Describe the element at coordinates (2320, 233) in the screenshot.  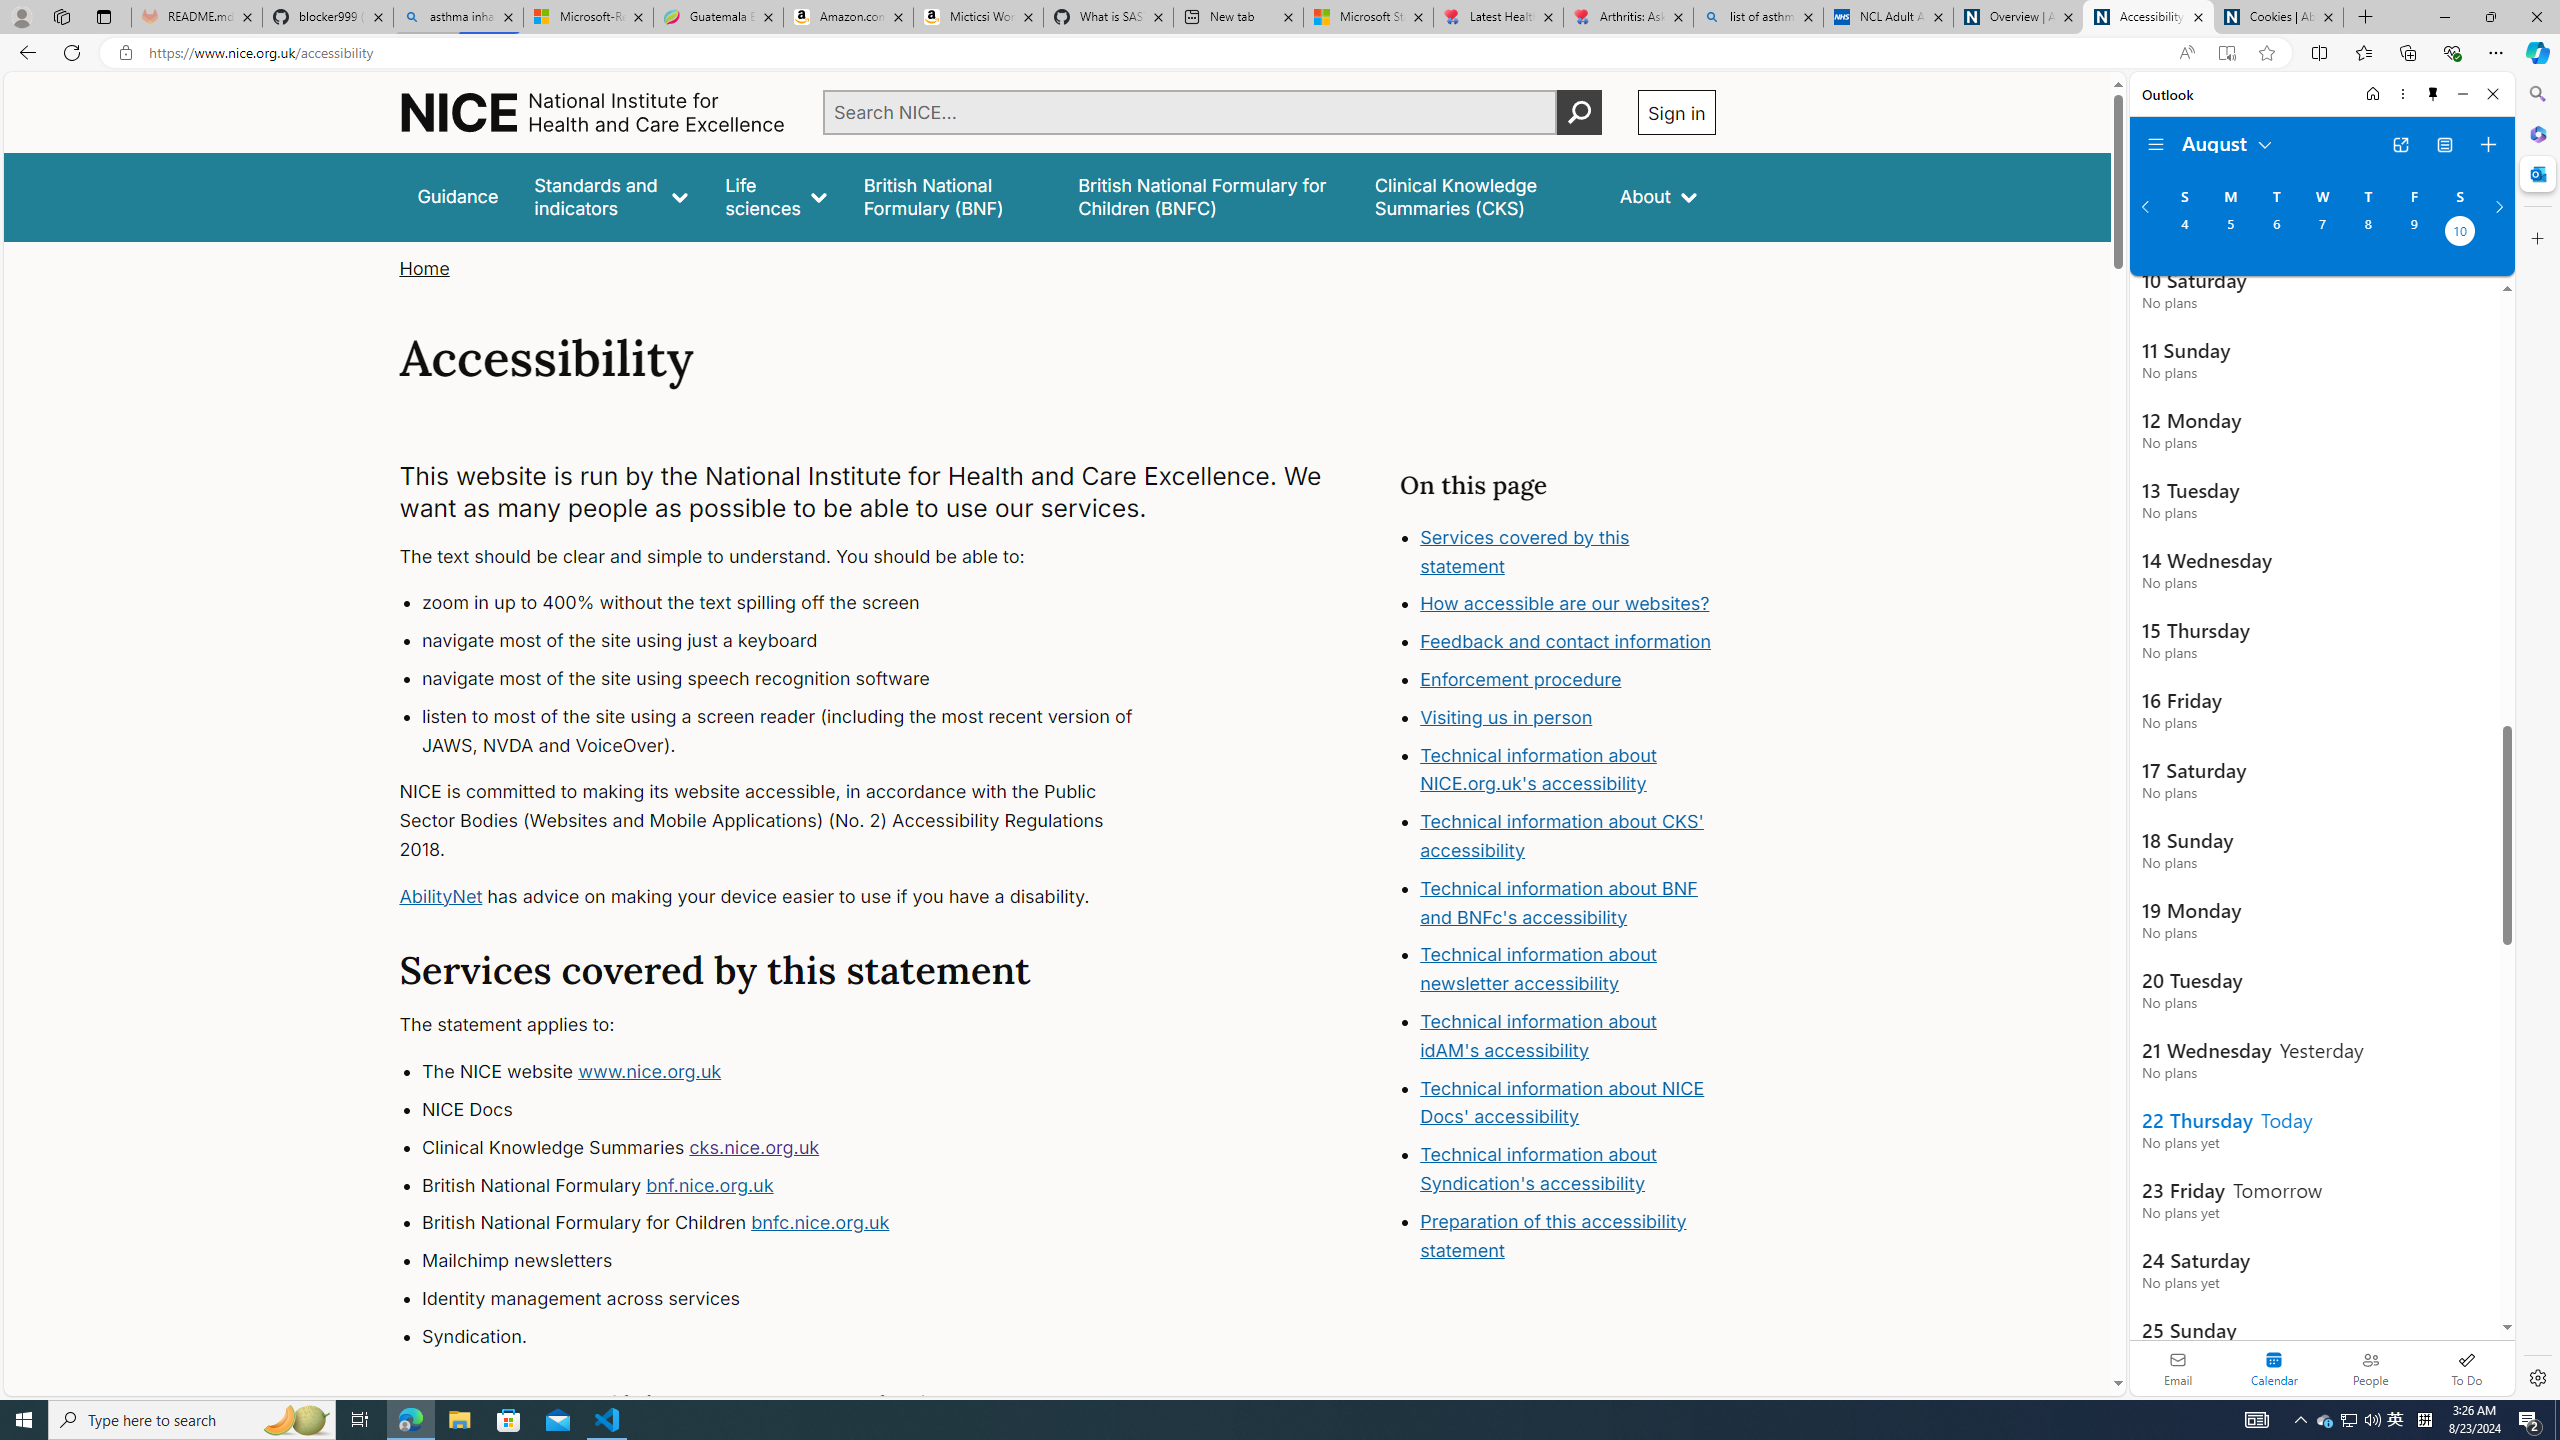
I see `'Wednesday, August 7, 2024. '` at that location.